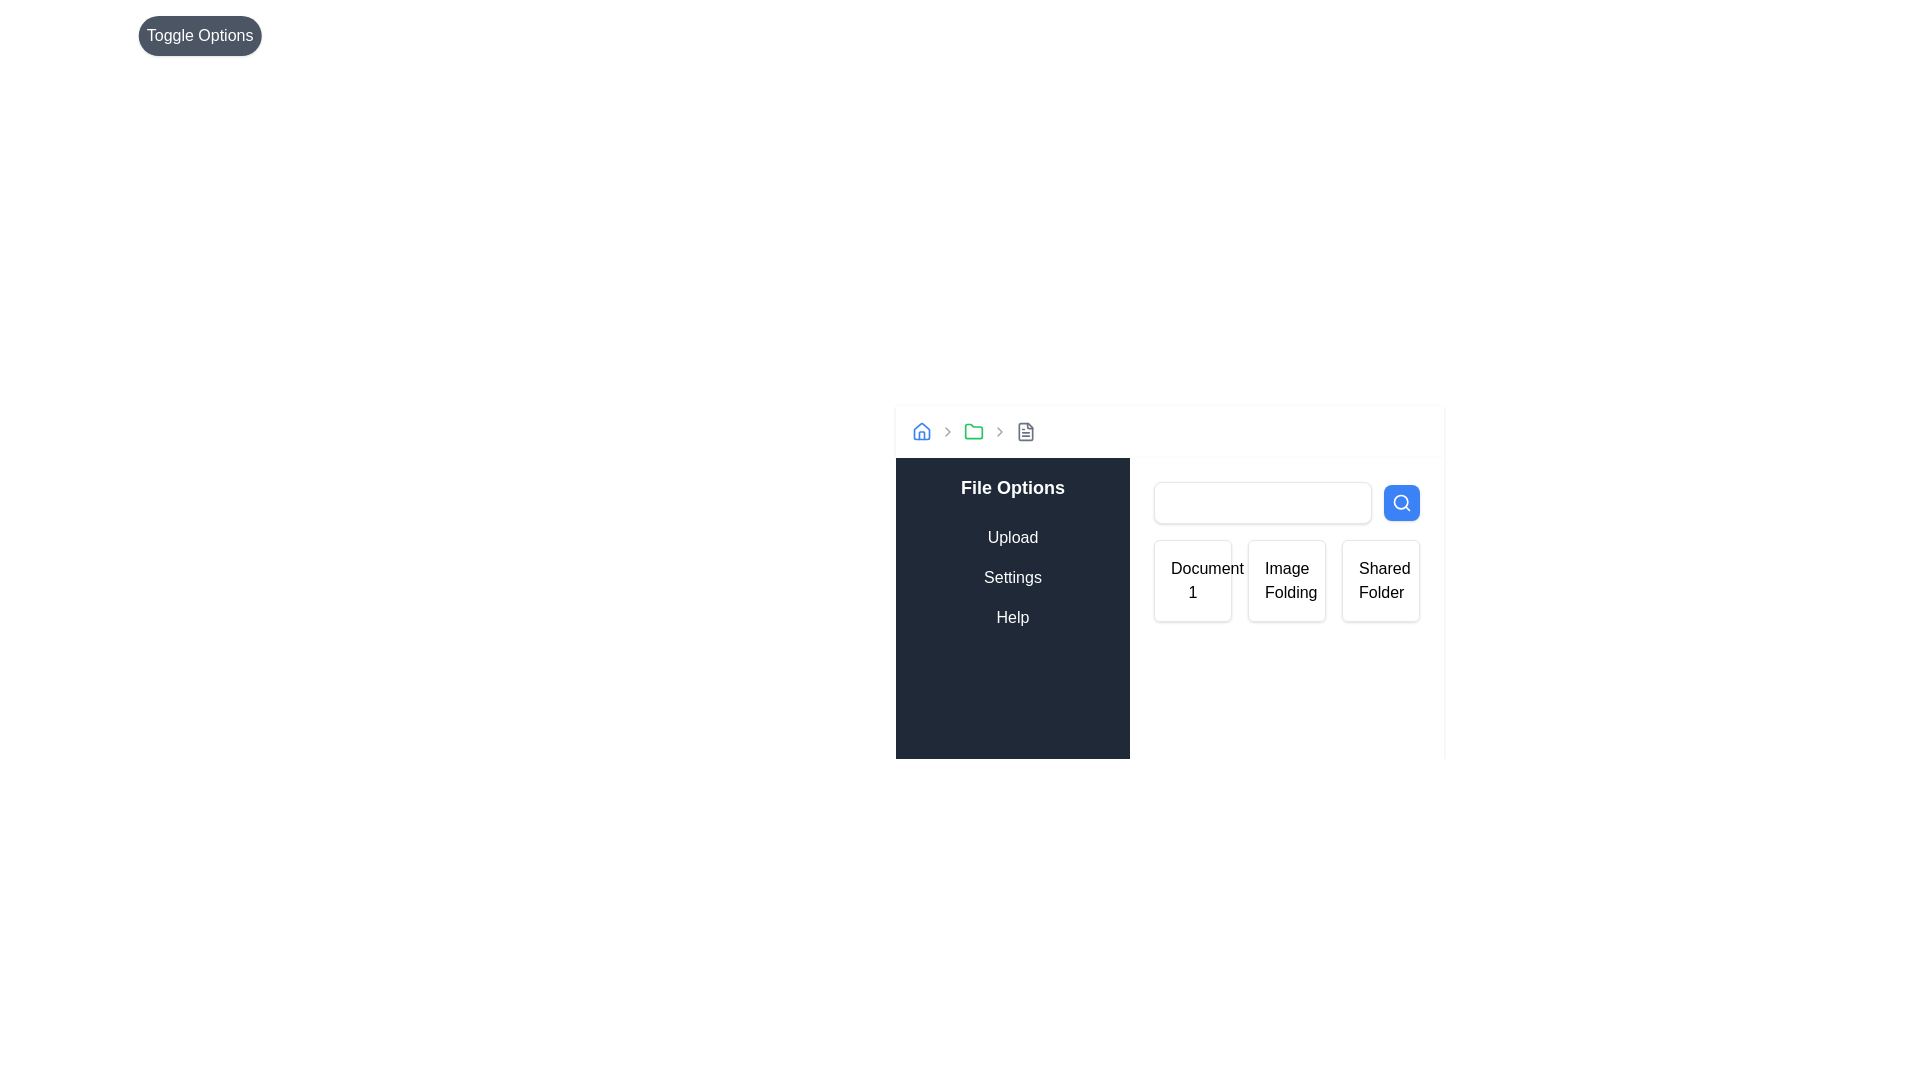  I want to click on the first button on the right side of the interface, so click(1170, 570).